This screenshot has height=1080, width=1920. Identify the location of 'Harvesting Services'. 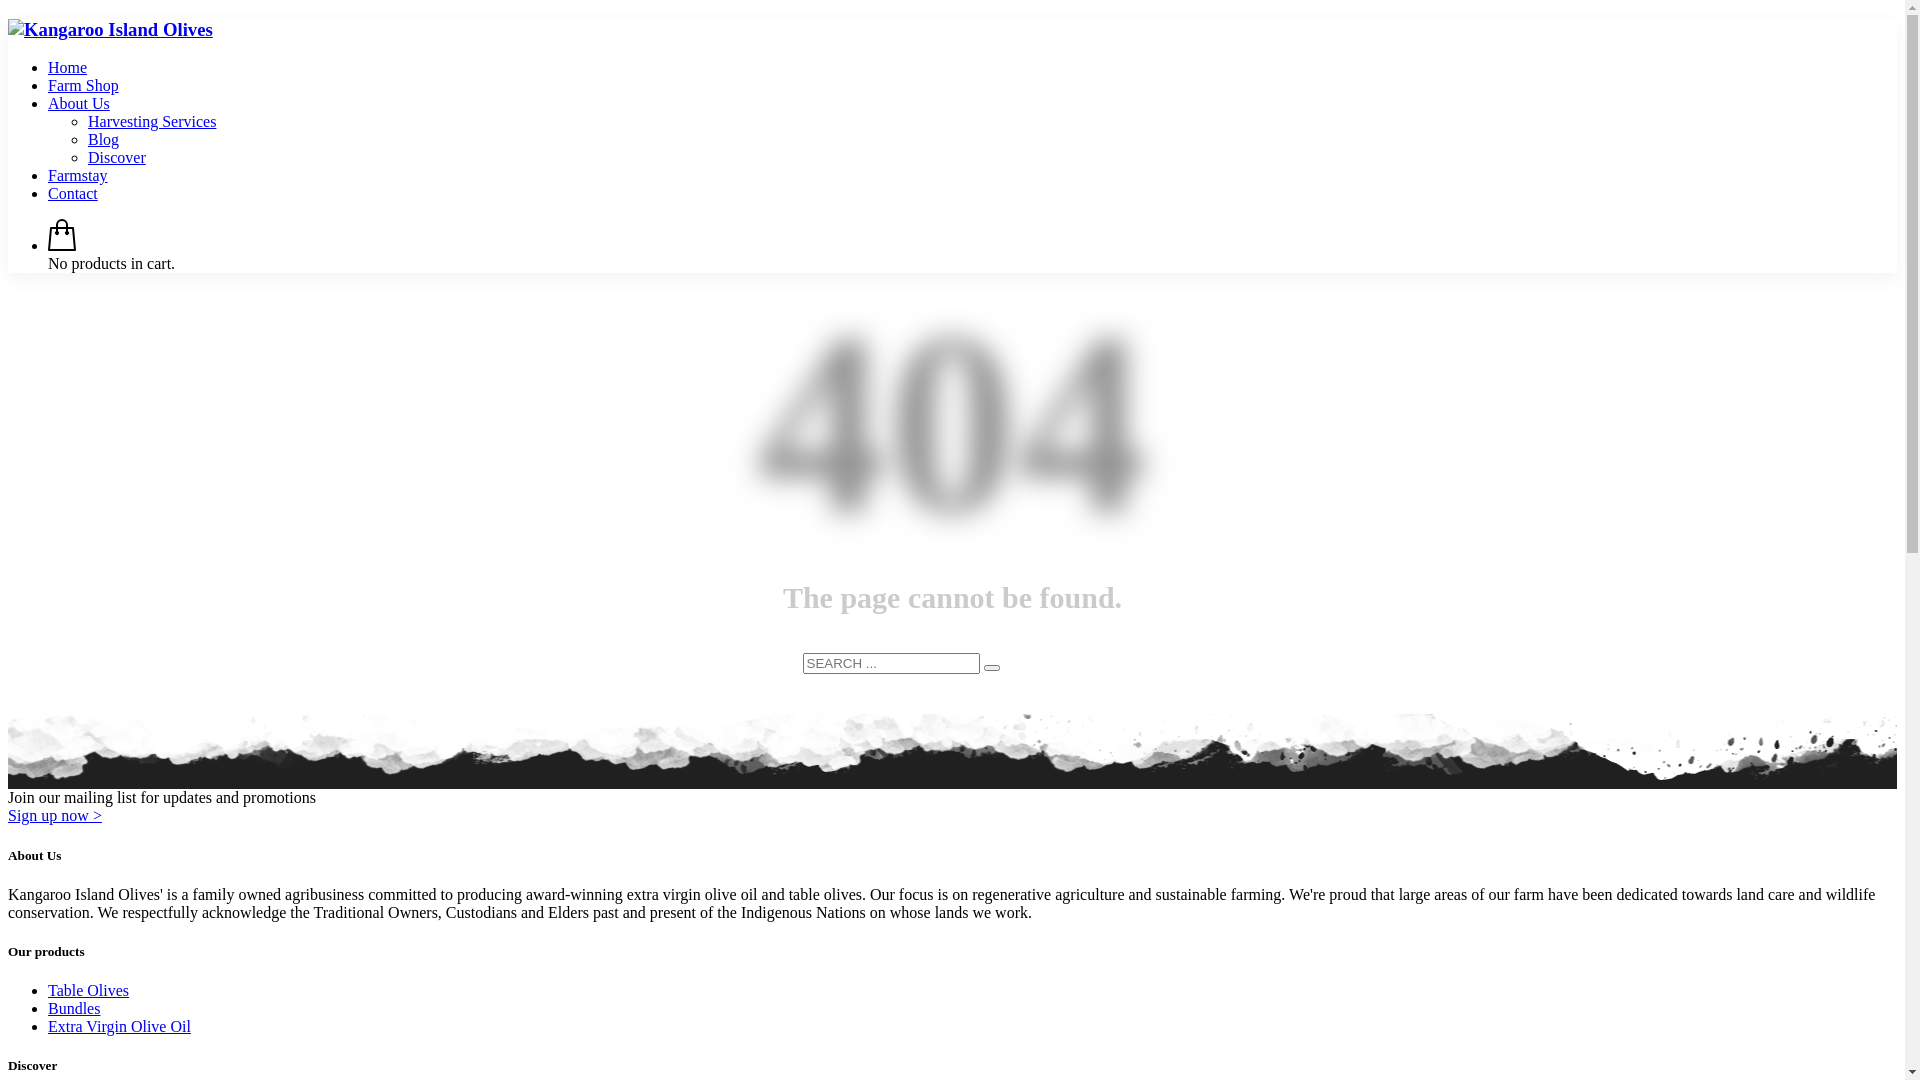
(151, 121).